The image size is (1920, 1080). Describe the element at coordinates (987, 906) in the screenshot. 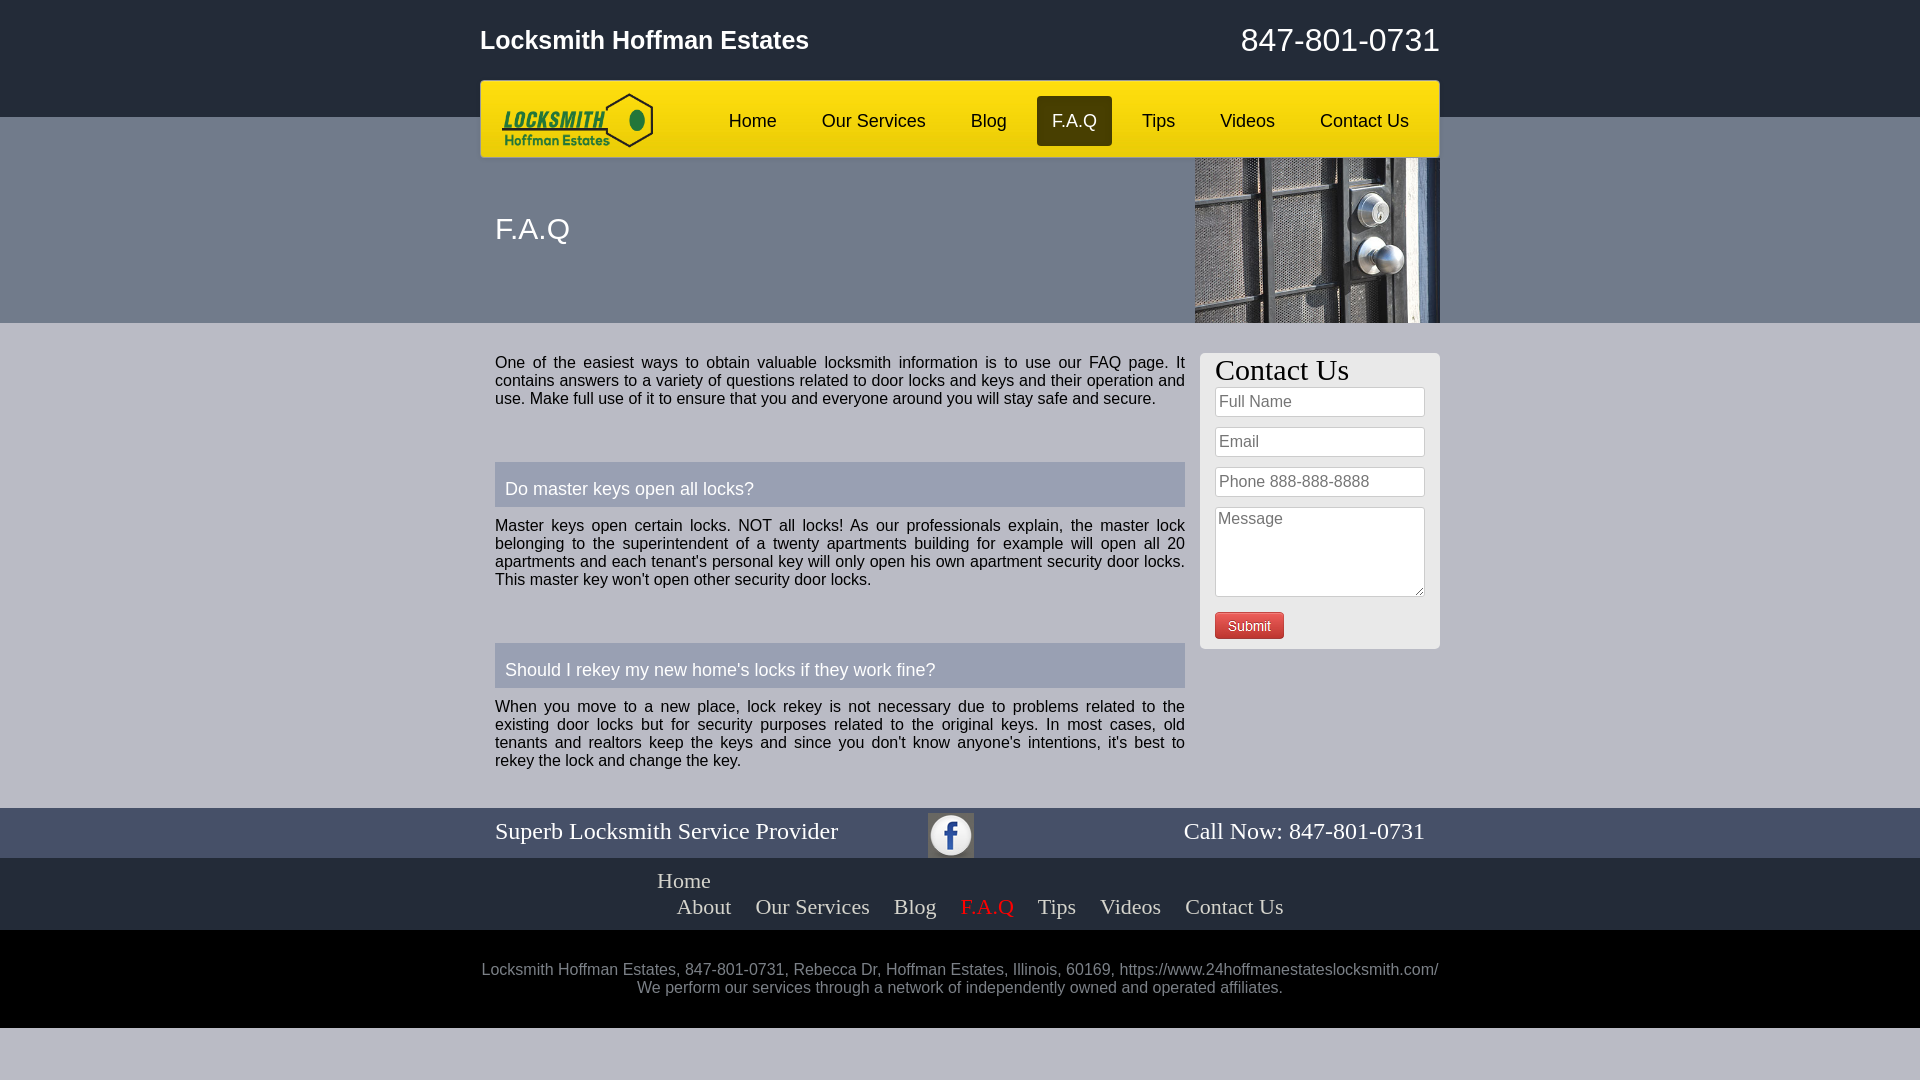

I see `'F.A.Q'` at that location.